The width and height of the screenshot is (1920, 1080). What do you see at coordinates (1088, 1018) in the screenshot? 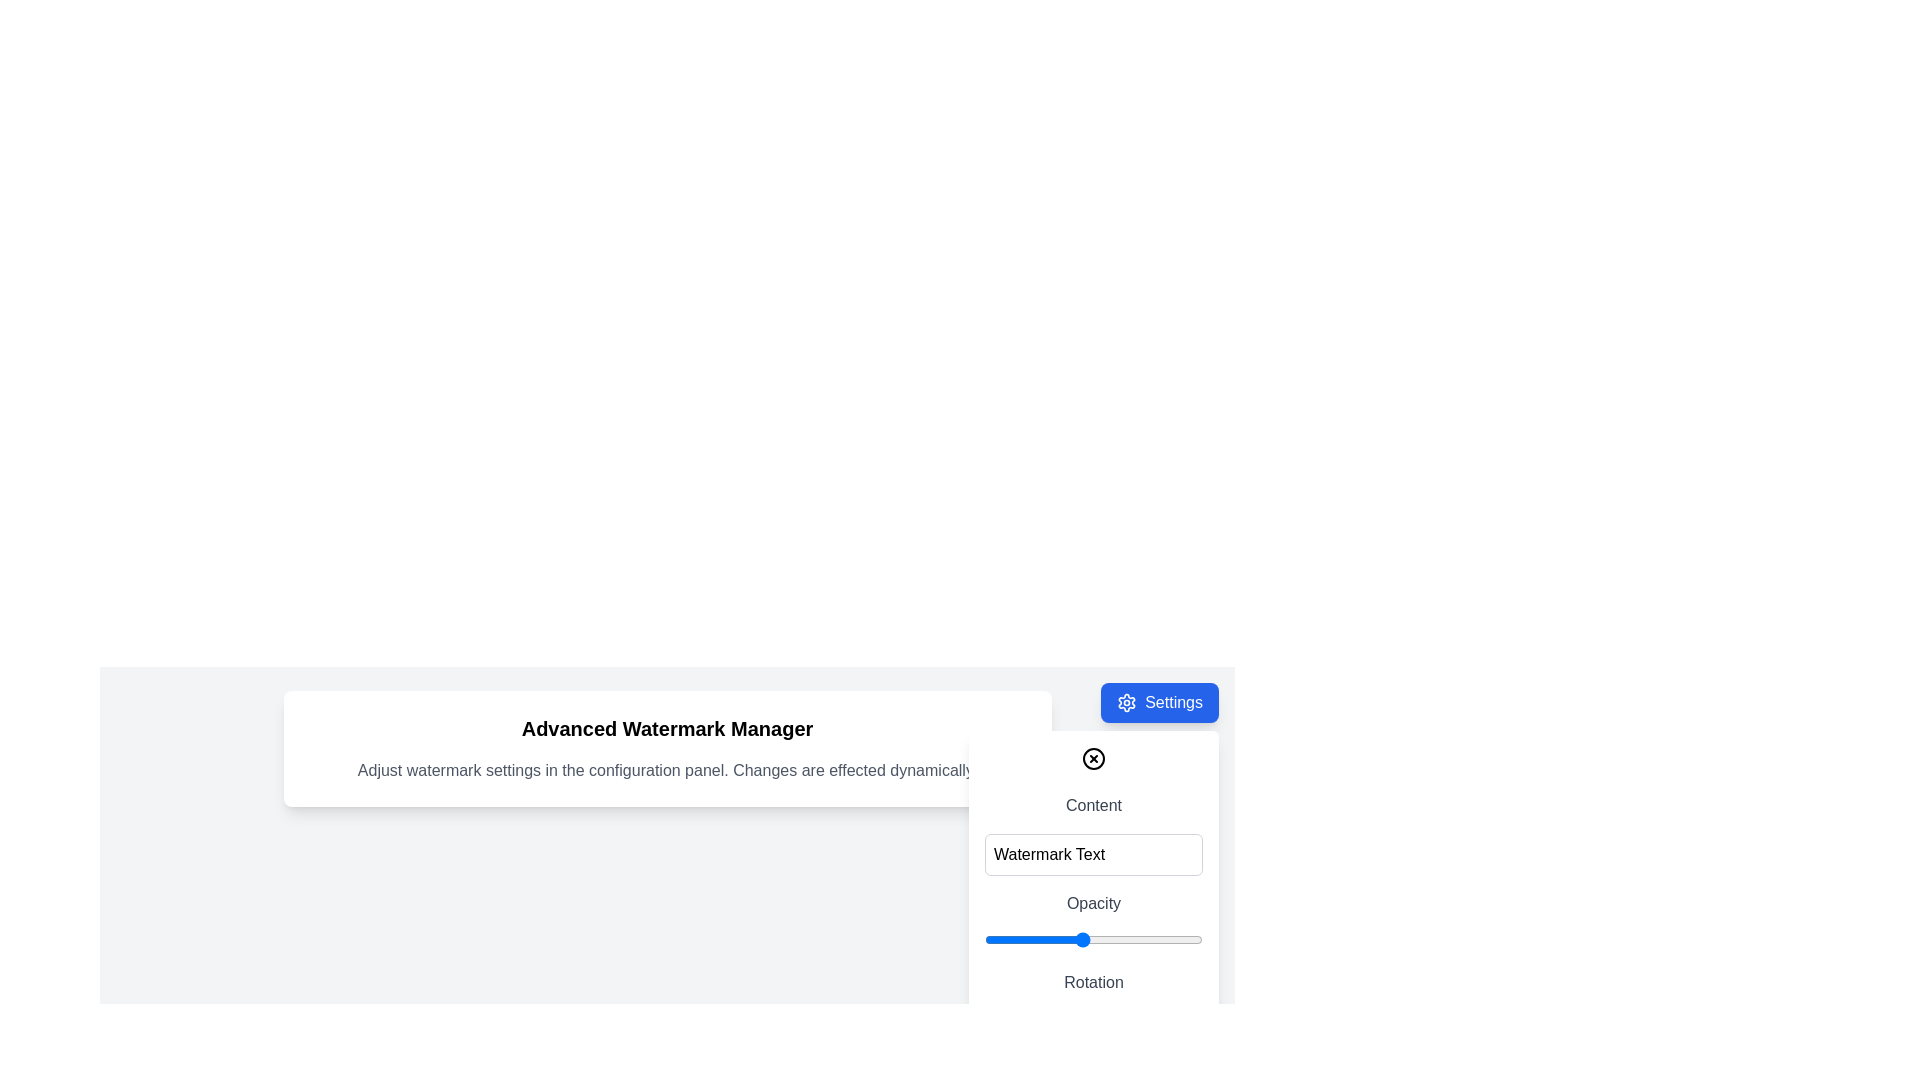
I see `rotation angle` at bounding box center [1088, 1018].